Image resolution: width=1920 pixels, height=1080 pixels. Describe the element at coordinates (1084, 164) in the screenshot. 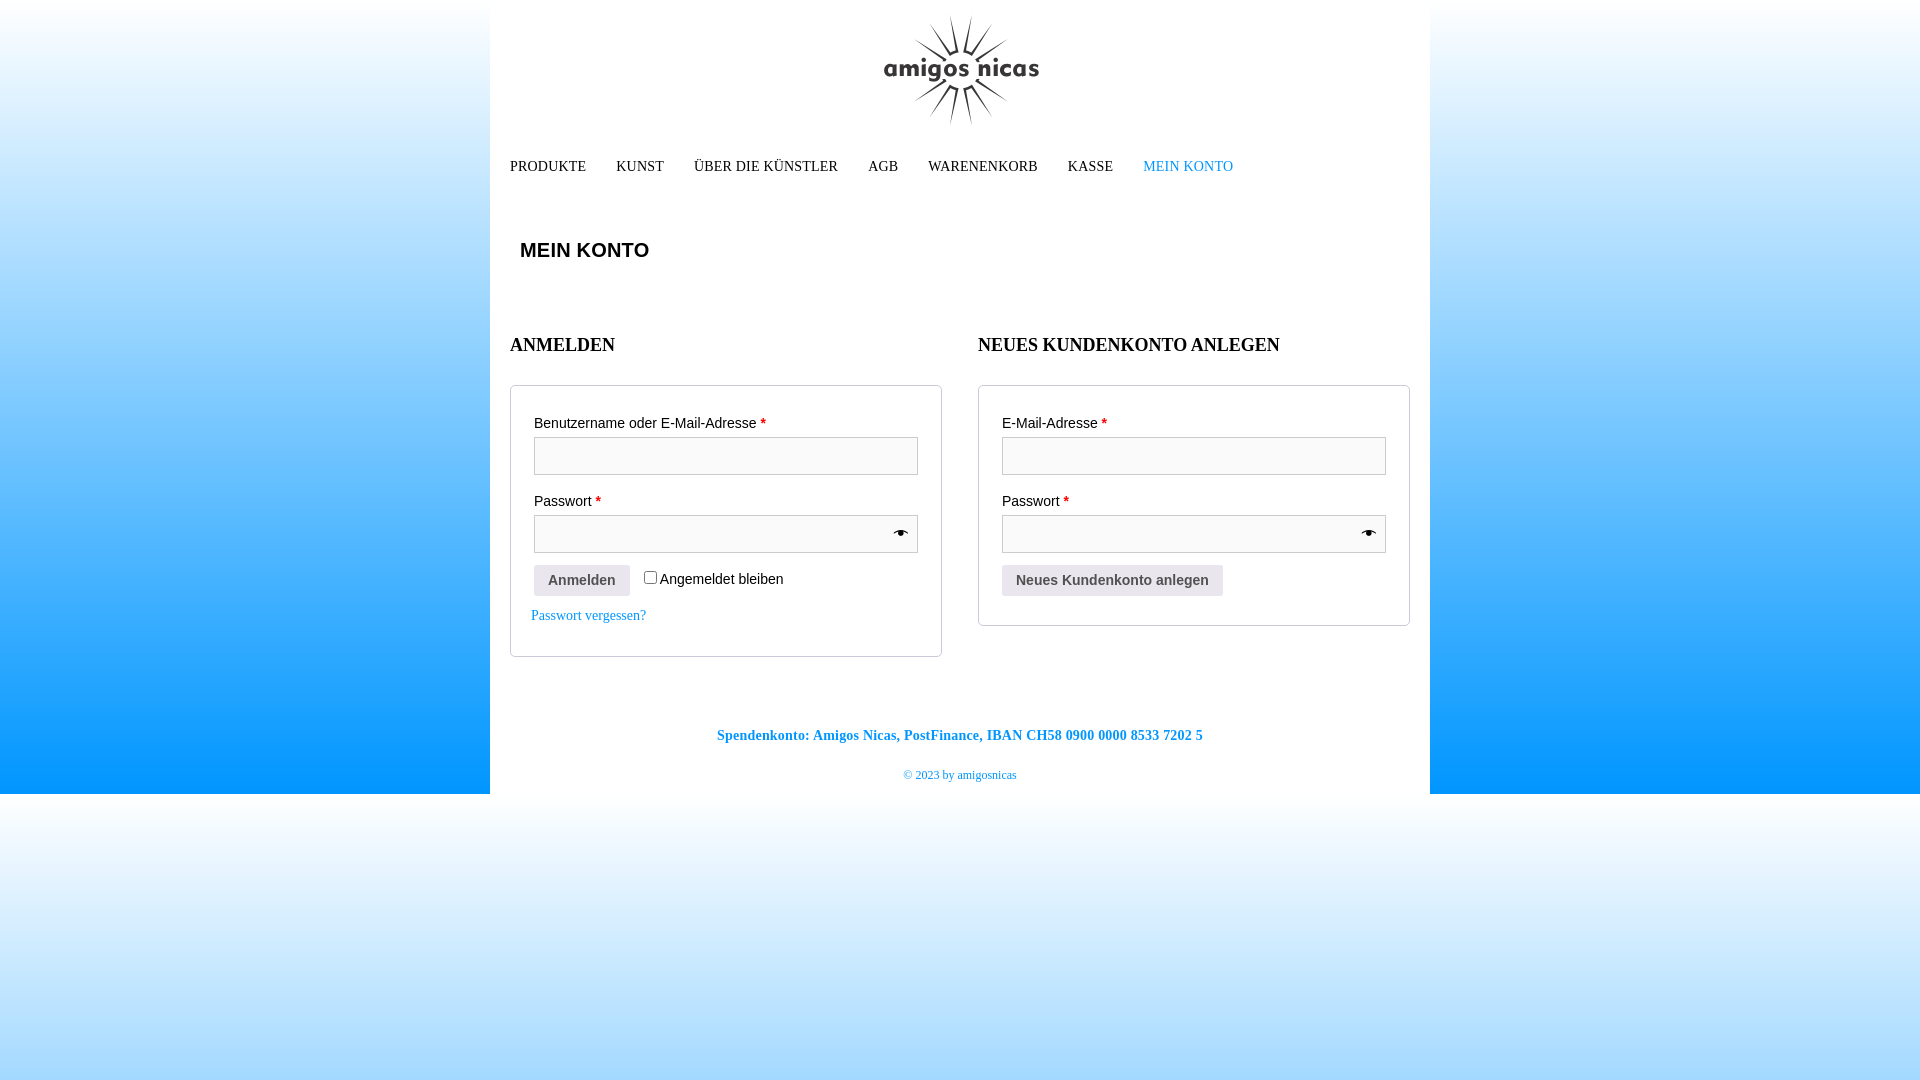

I see `'KASSE'` at that location.